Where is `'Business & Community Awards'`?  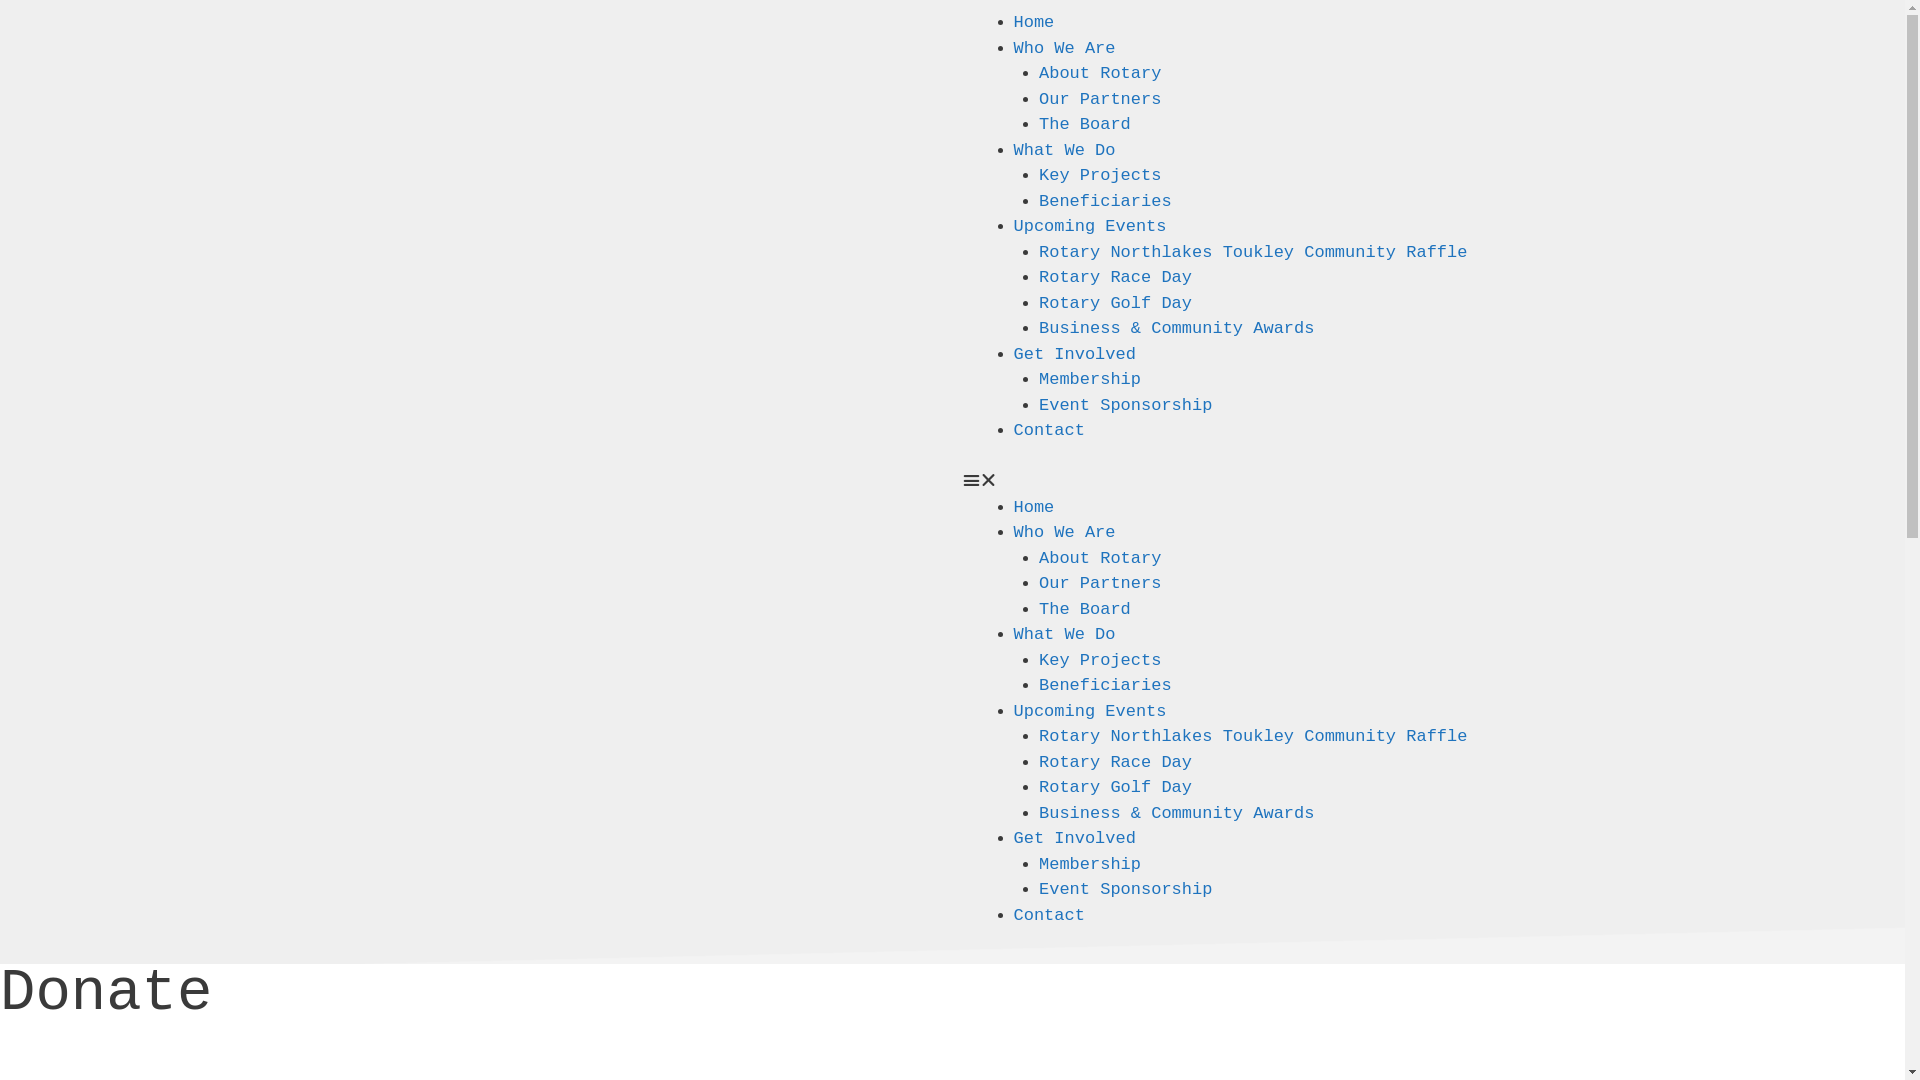 'Business & Community Awards' is located at coordinates (1176, 813).